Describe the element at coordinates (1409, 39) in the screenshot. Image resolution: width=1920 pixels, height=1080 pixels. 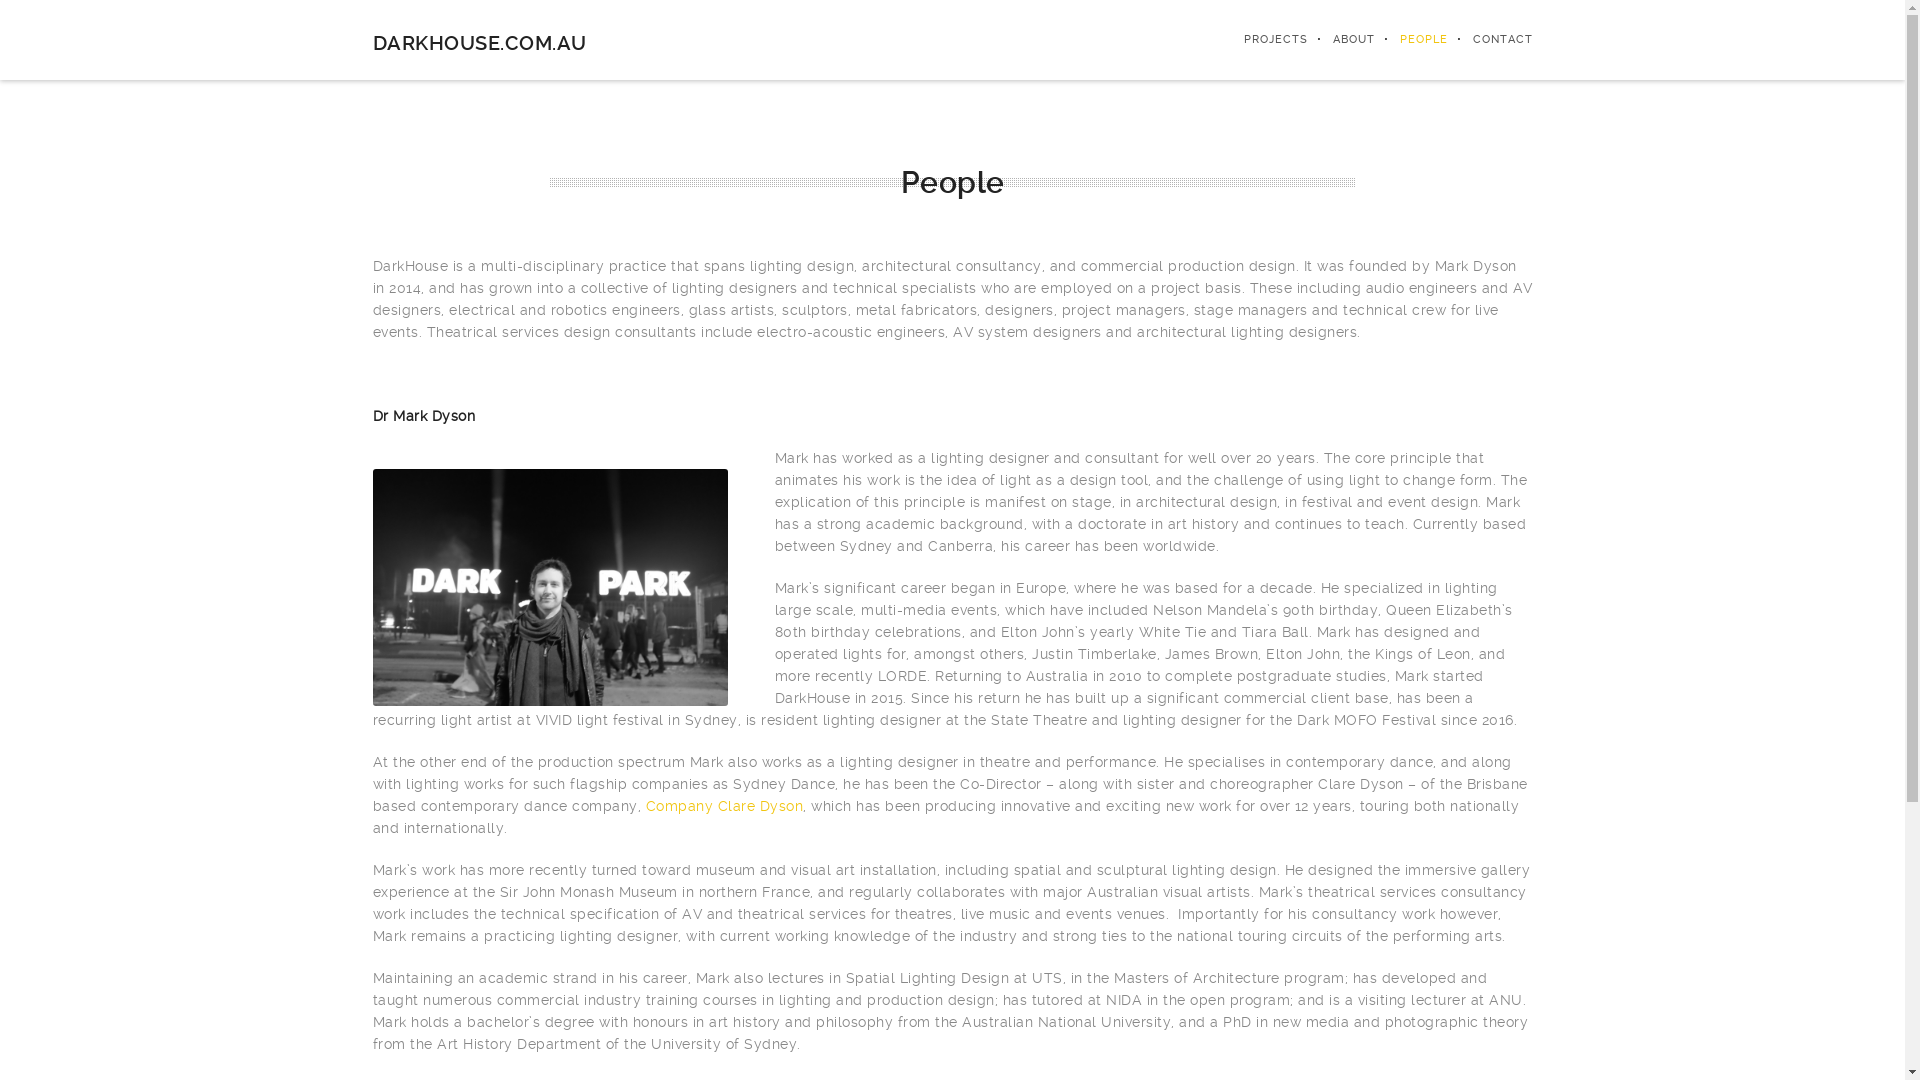
I see `'PEOPLE'` at that location.